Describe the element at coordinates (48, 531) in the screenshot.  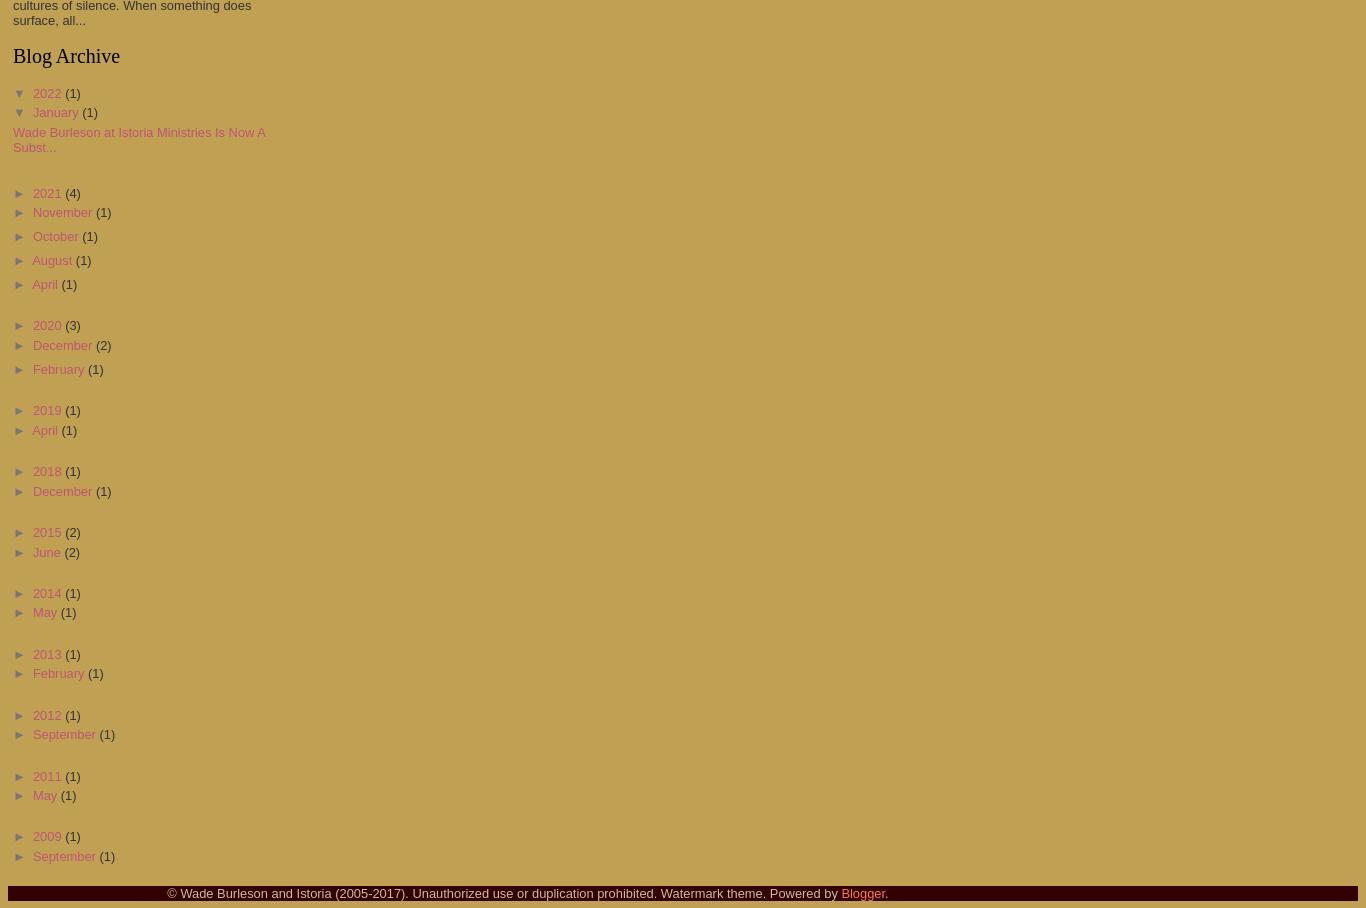
I see `'2015'` at that location.